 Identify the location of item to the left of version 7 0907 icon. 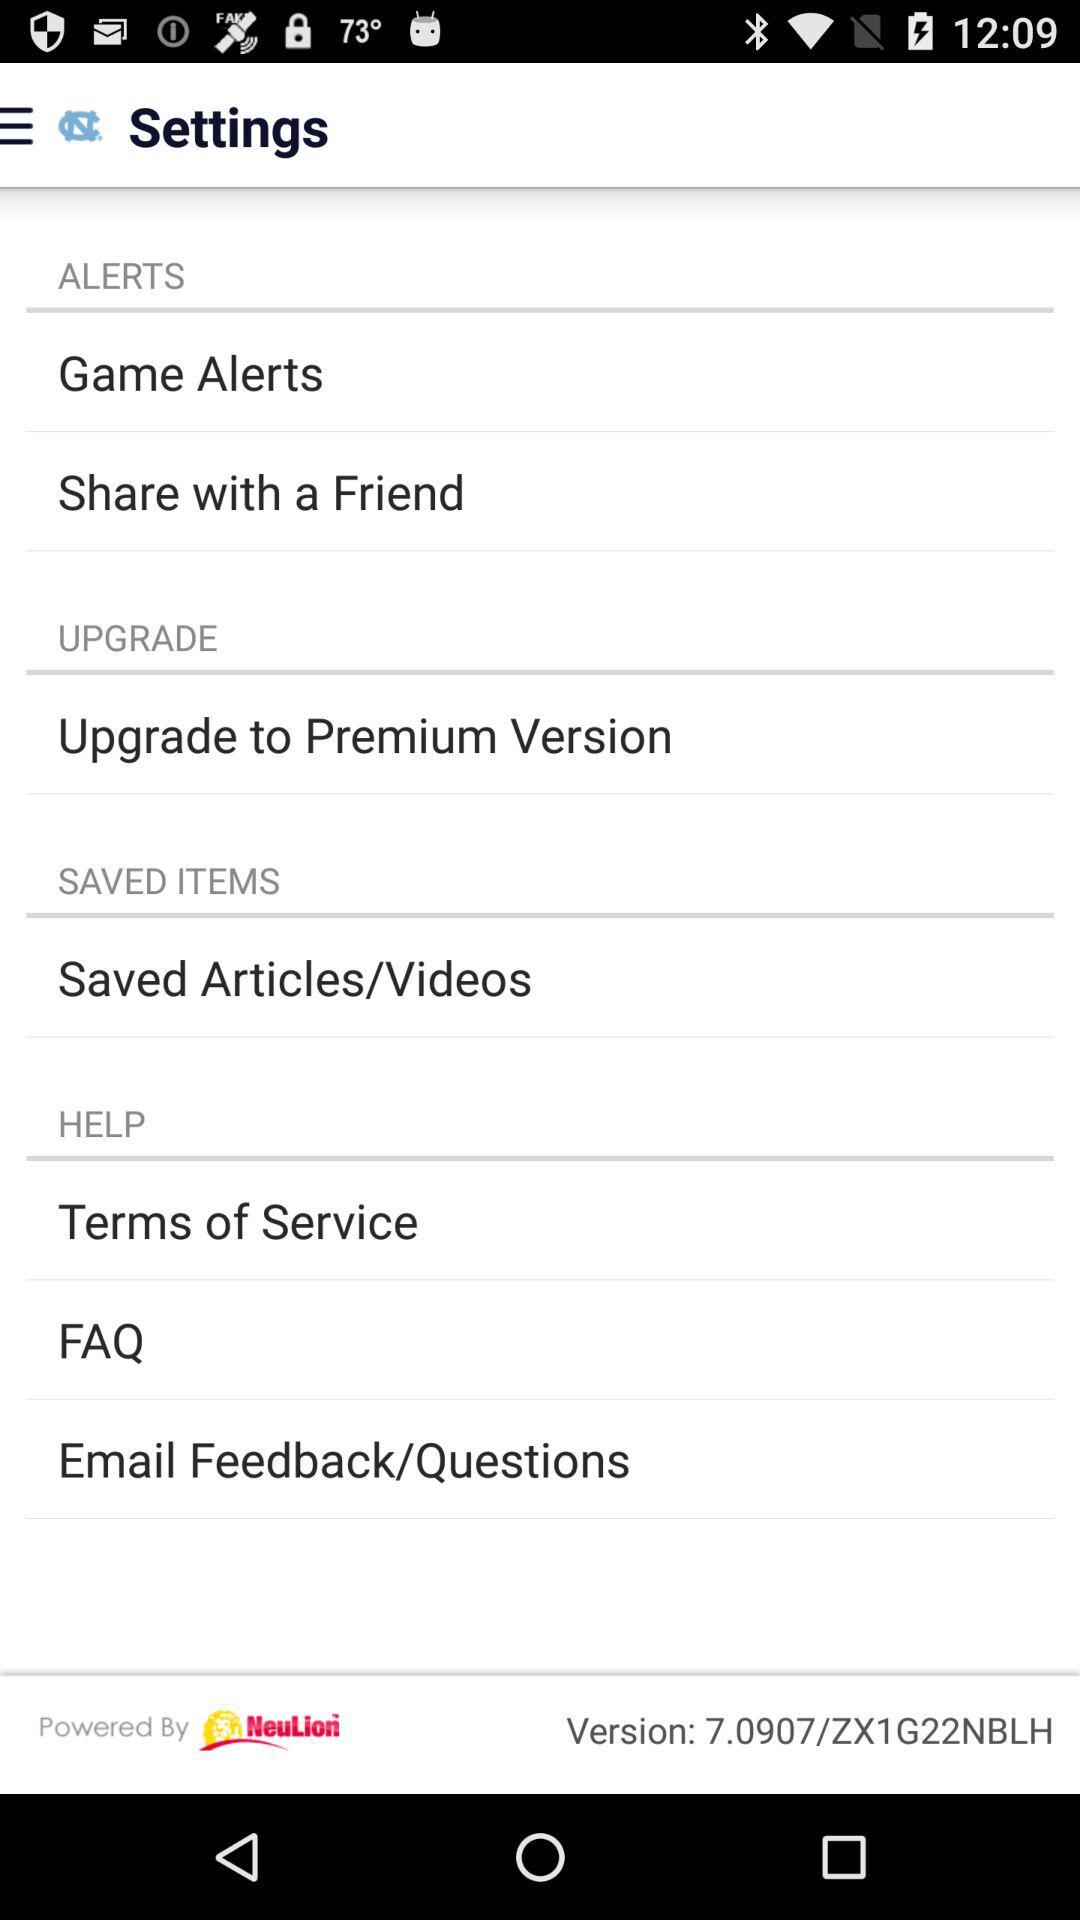
(189, 1729).